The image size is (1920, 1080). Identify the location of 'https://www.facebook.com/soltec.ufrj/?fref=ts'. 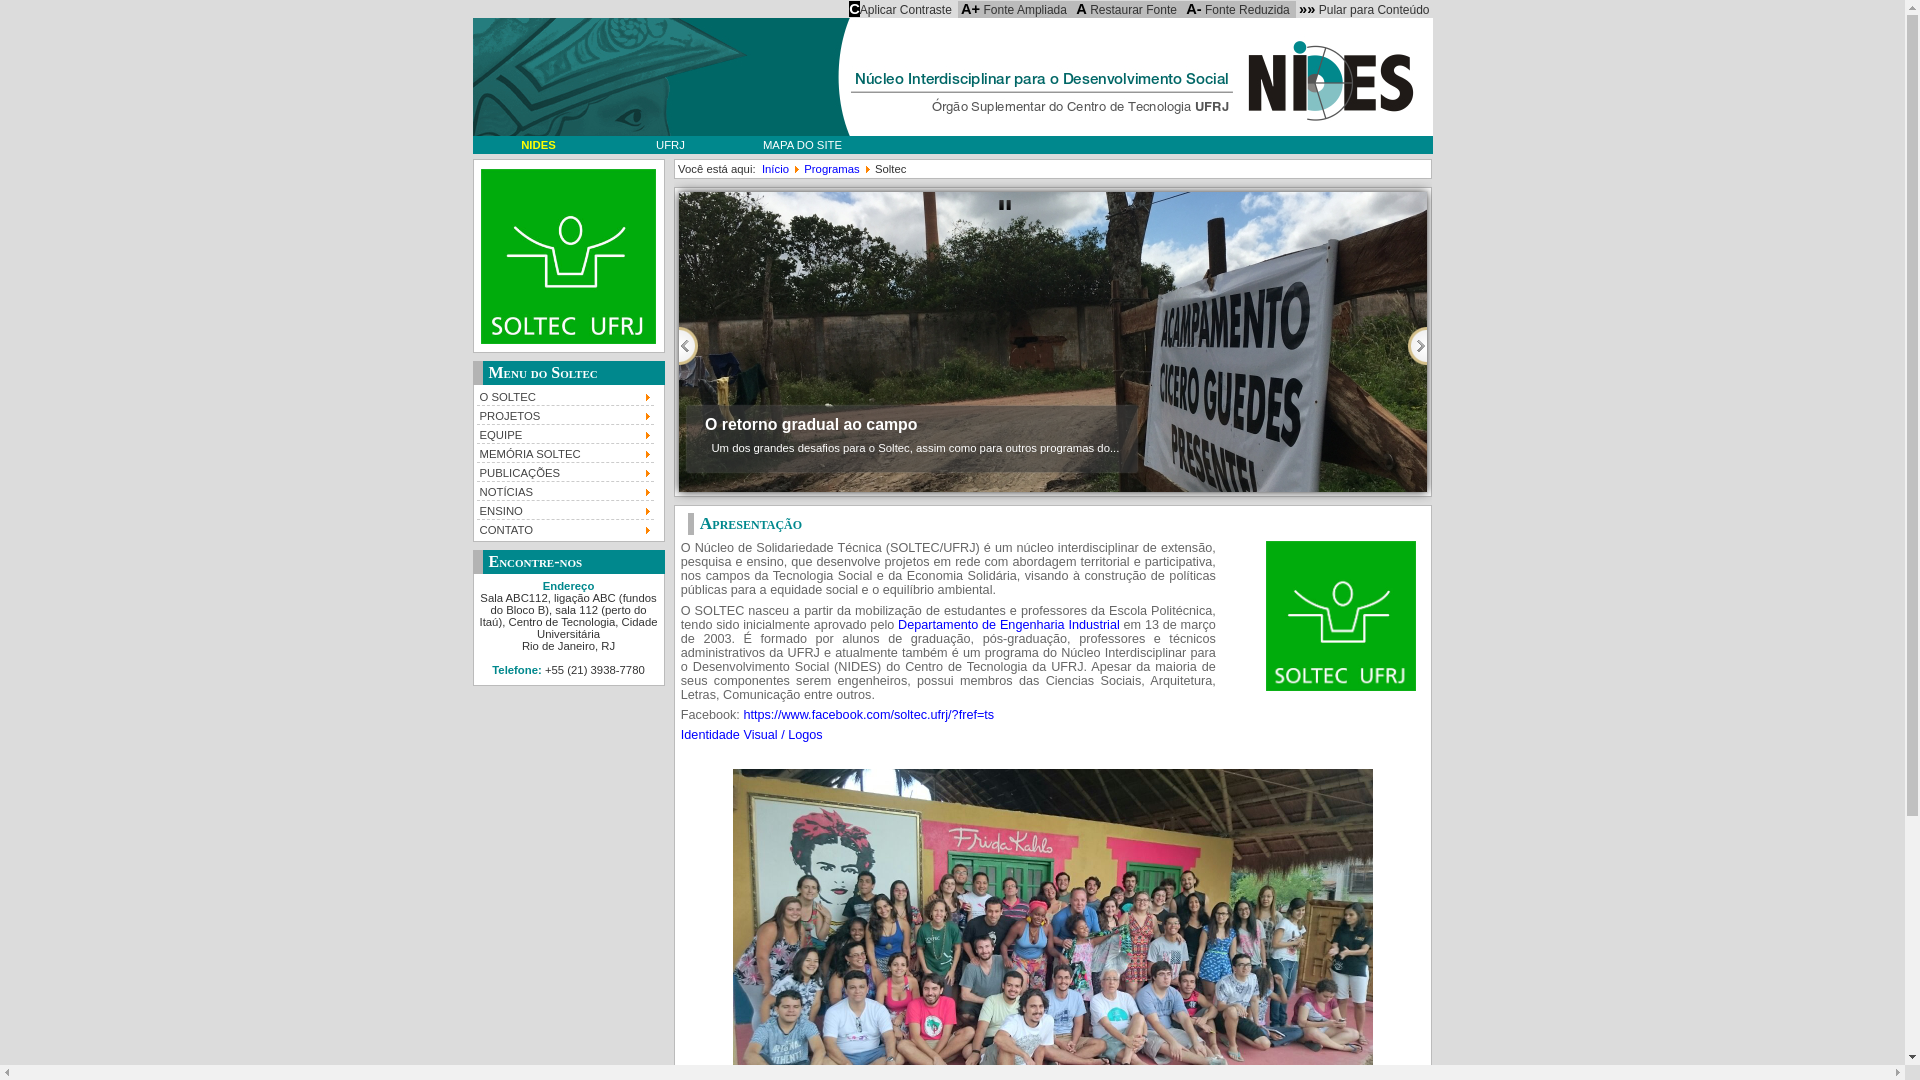
(868, 713).